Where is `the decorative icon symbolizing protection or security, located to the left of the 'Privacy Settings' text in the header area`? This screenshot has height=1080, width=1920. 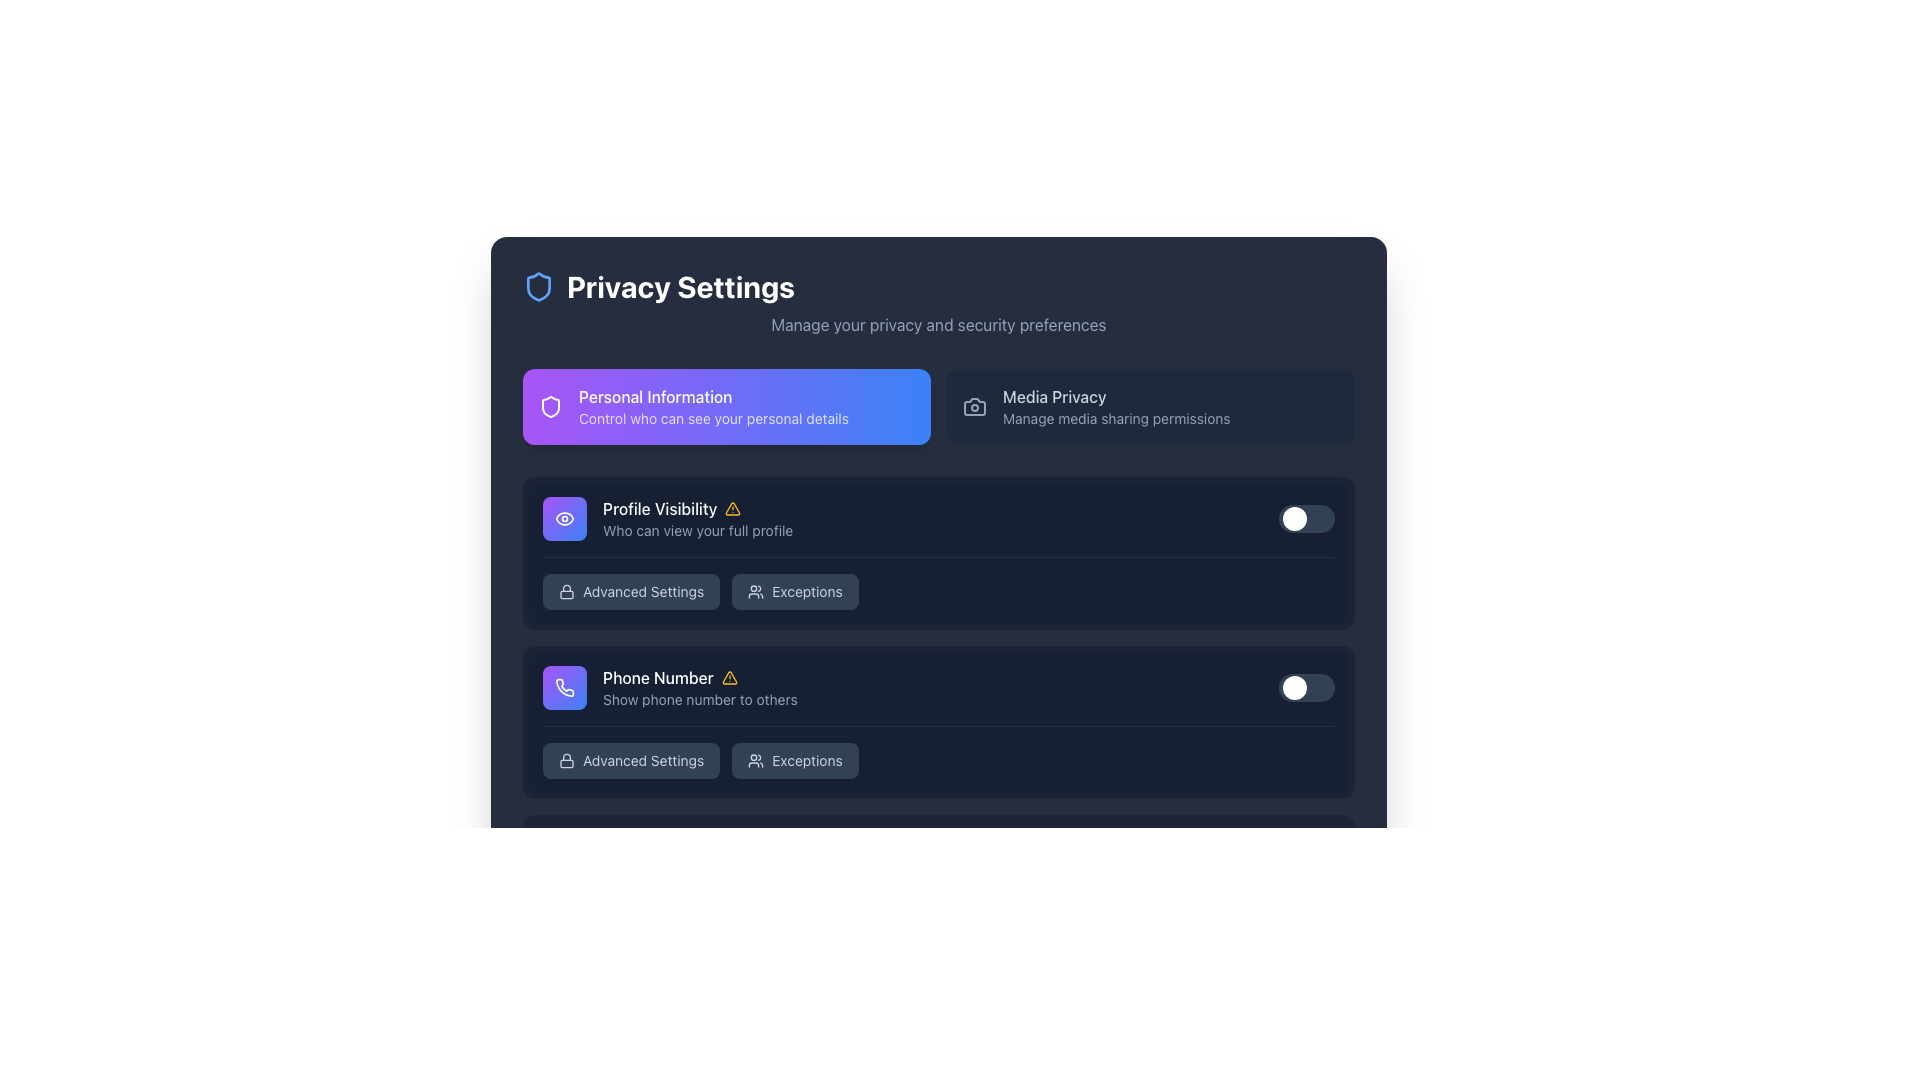
the decorative icon symbolizing protection or security, located to the left of the 'Privacy Settings' text in the header area is located at coordinates (538, 286).